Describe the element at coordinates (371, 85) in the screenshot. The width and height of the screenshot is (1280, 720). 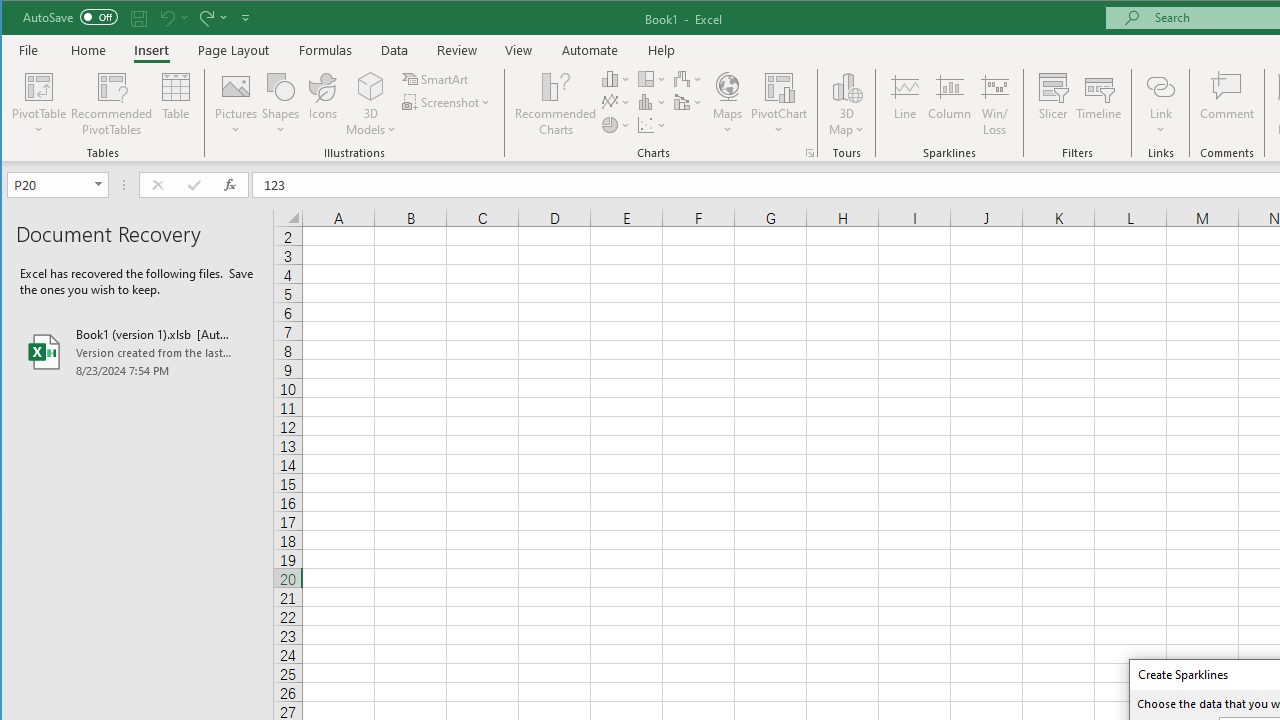
I see `'3D Models'` at that location.